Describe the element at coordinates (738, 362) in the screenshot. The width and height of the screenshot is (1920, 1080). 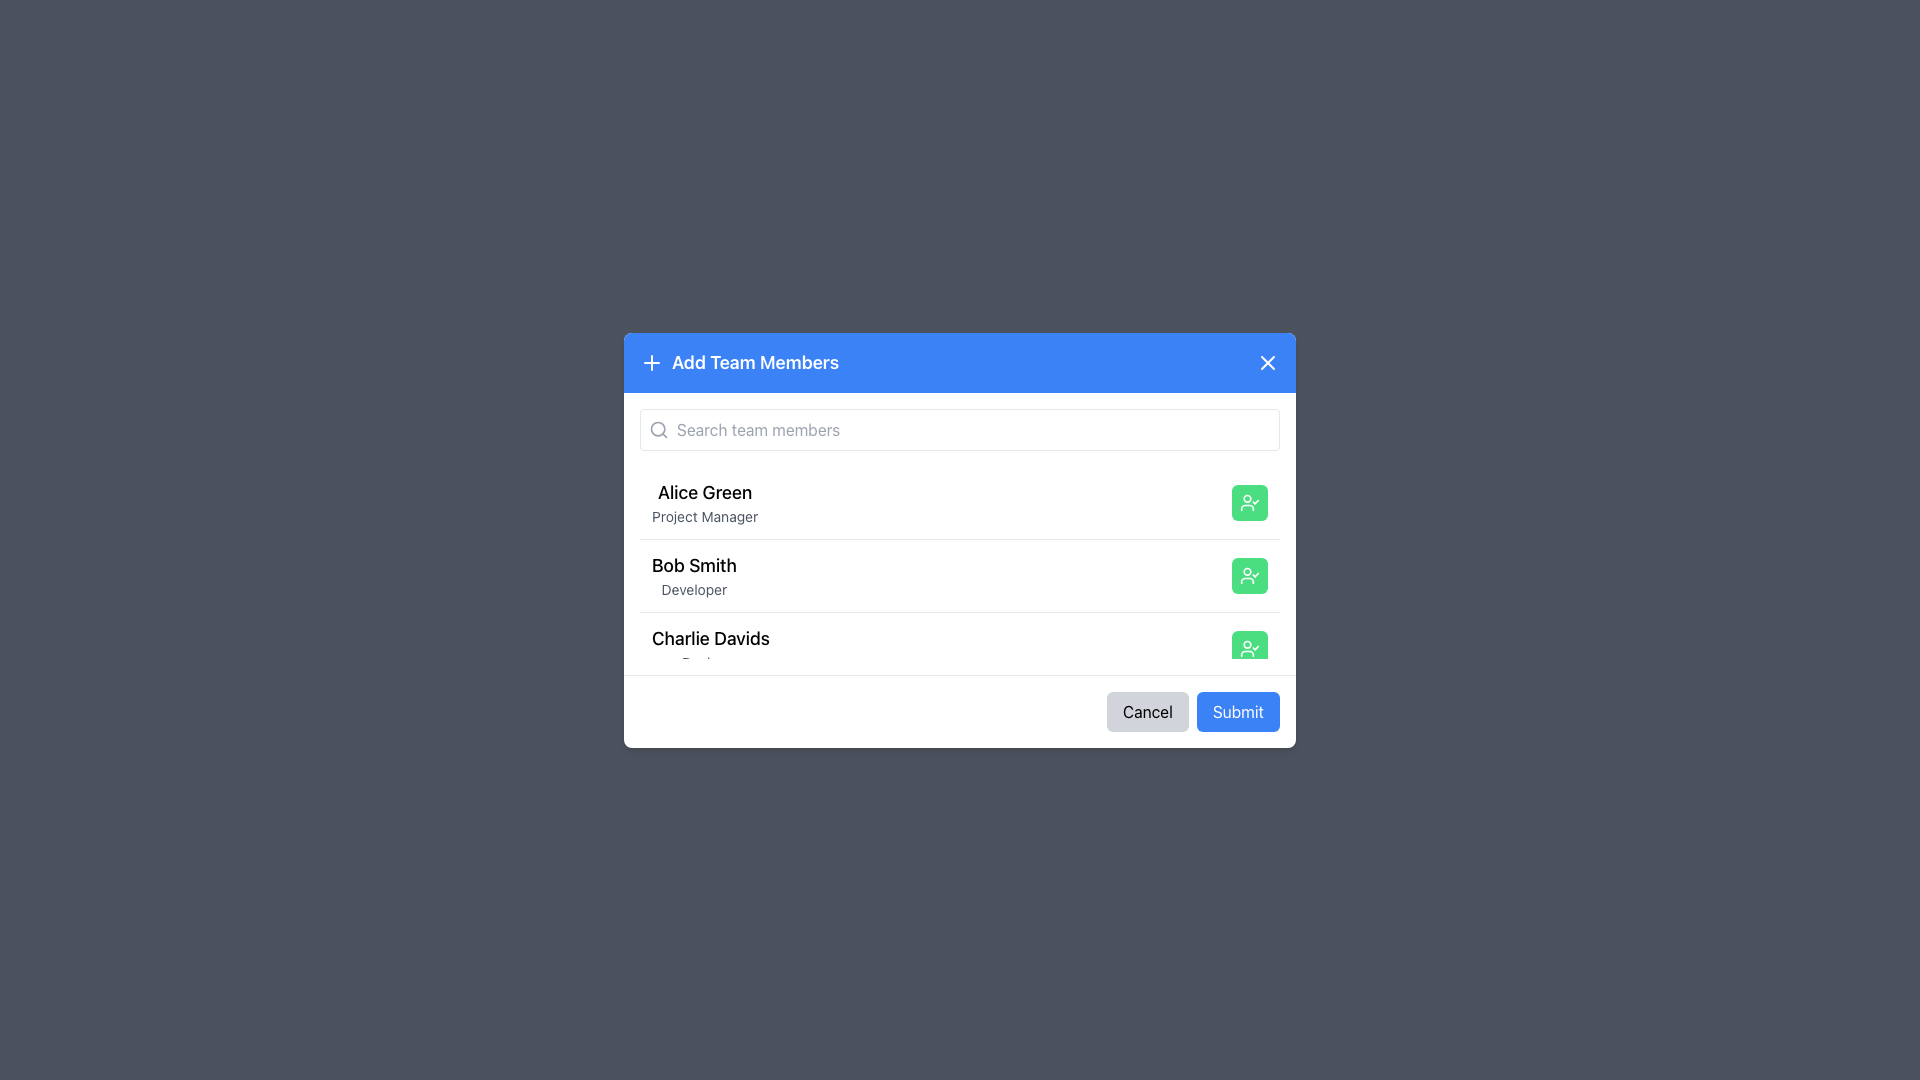
I see `the title label in the blue header bar of the modal dialog that indicates the action of managing team members by adding them` at that location.